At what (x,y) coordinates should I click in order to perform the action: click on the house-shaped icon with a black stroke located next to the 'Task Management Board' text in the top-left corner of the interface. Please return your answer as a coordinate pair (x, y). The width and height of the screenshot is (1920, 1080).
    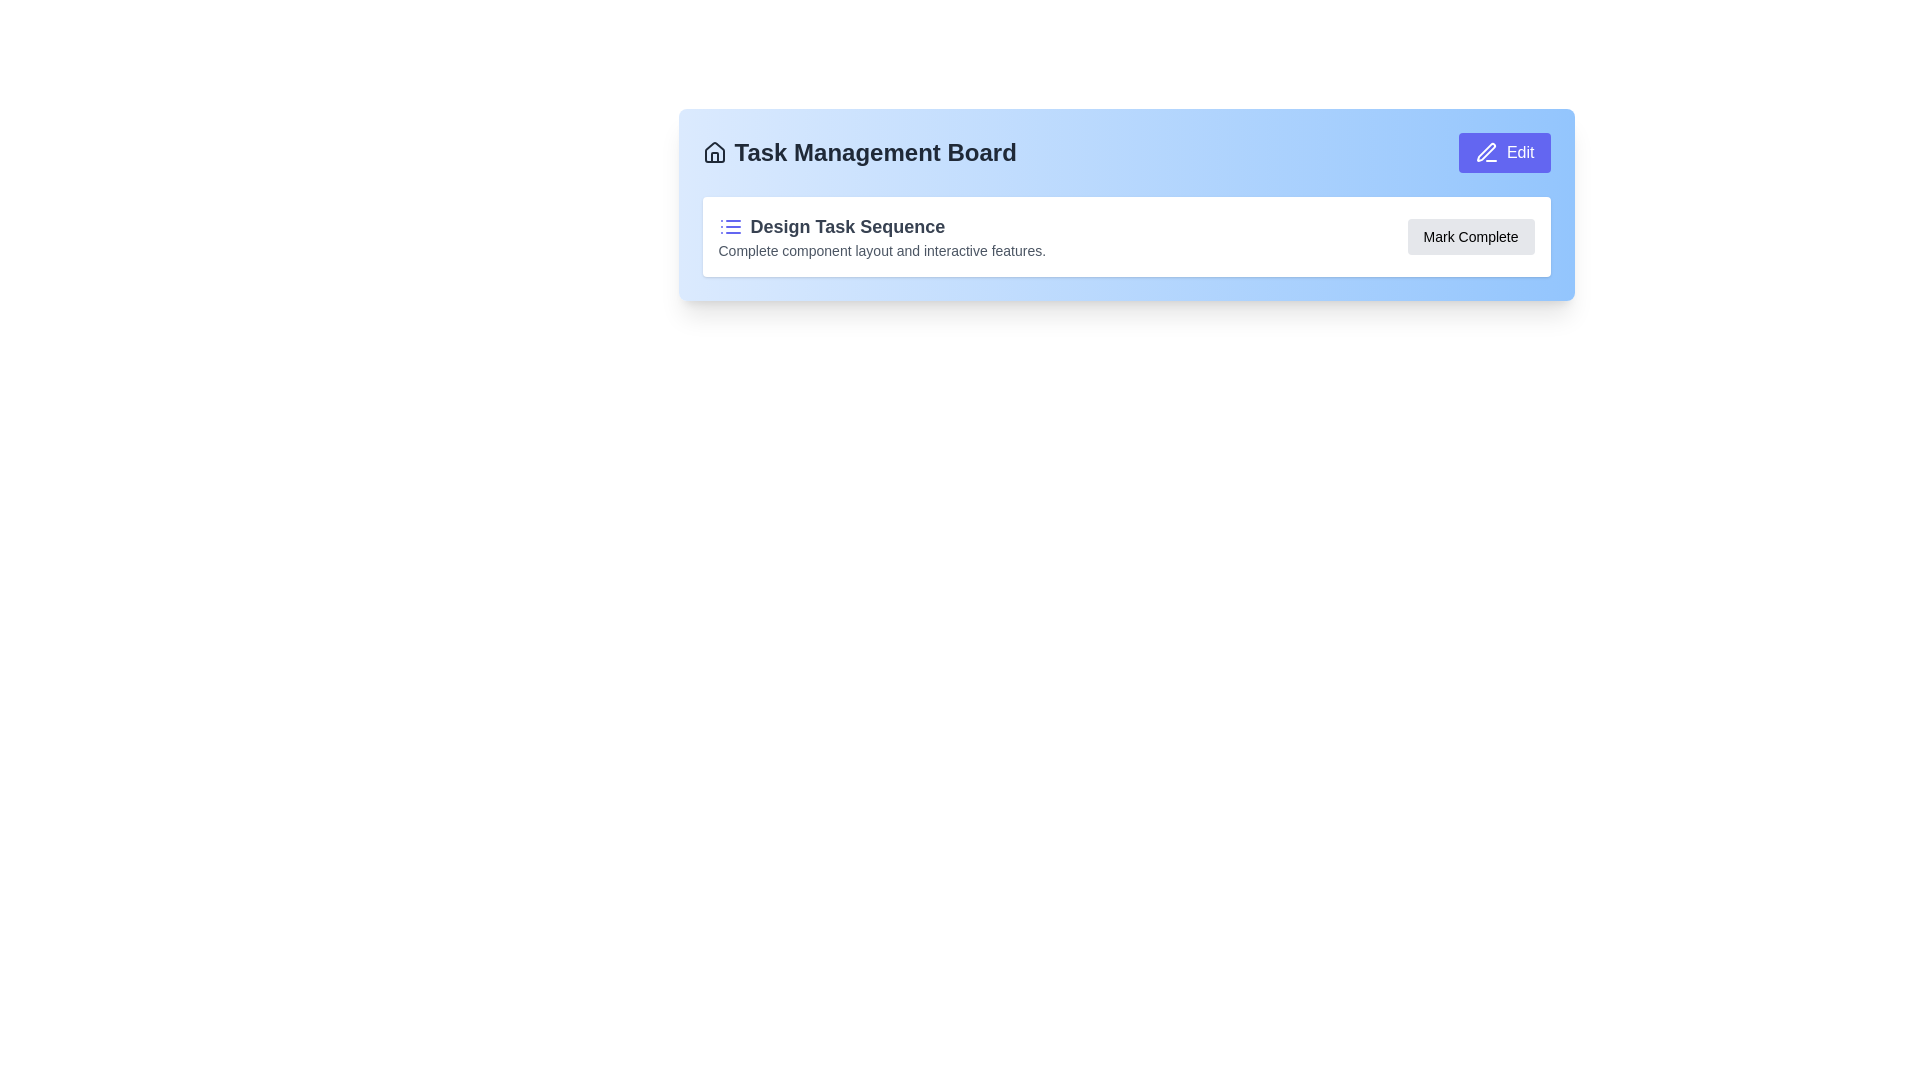
    Looking at the image, I should click on (714, 152).